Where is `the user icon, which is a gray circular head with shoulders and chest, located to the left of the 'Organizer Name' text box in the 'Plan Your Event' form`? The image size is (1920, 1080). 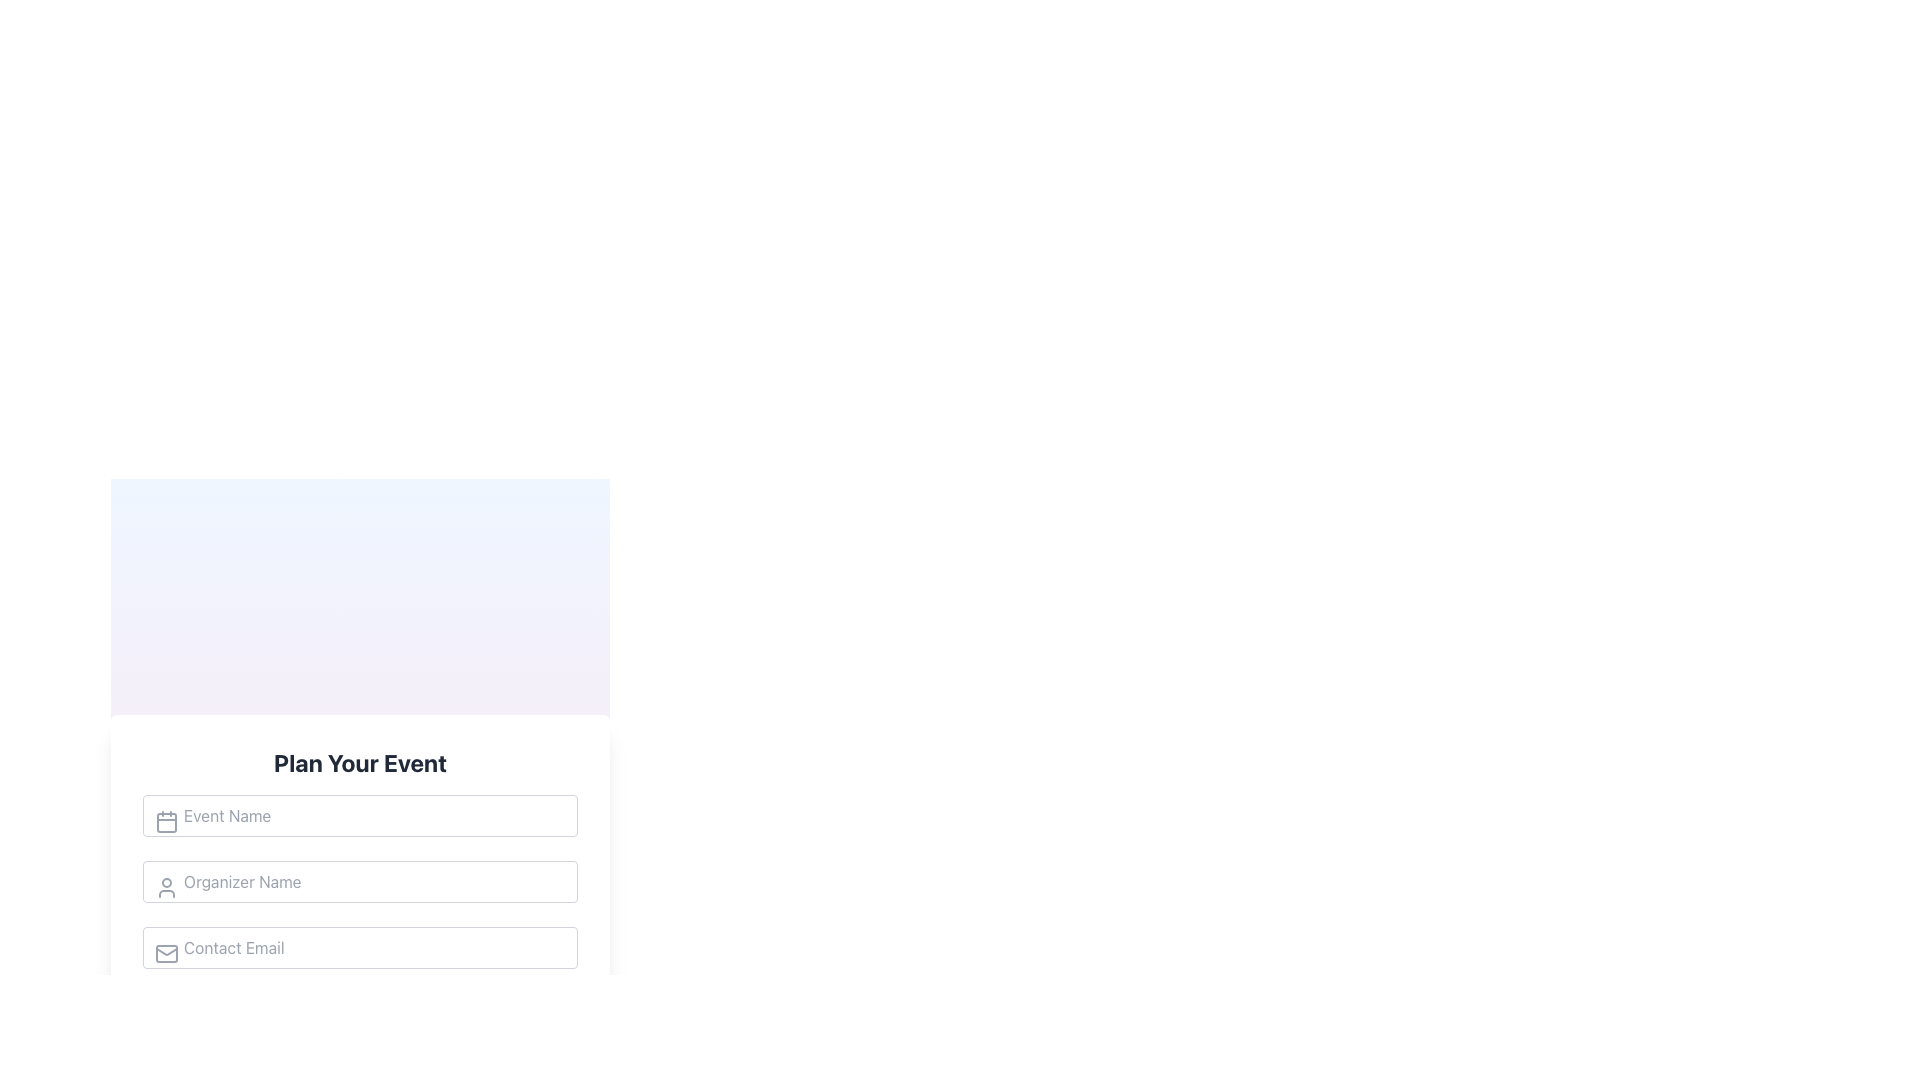
the user icon, which is a gray circular head with shoulders and chest, located to the left of the 'Organizer Name' text box in the 'Plan Your Event' form is located at coordinates (167, 886).